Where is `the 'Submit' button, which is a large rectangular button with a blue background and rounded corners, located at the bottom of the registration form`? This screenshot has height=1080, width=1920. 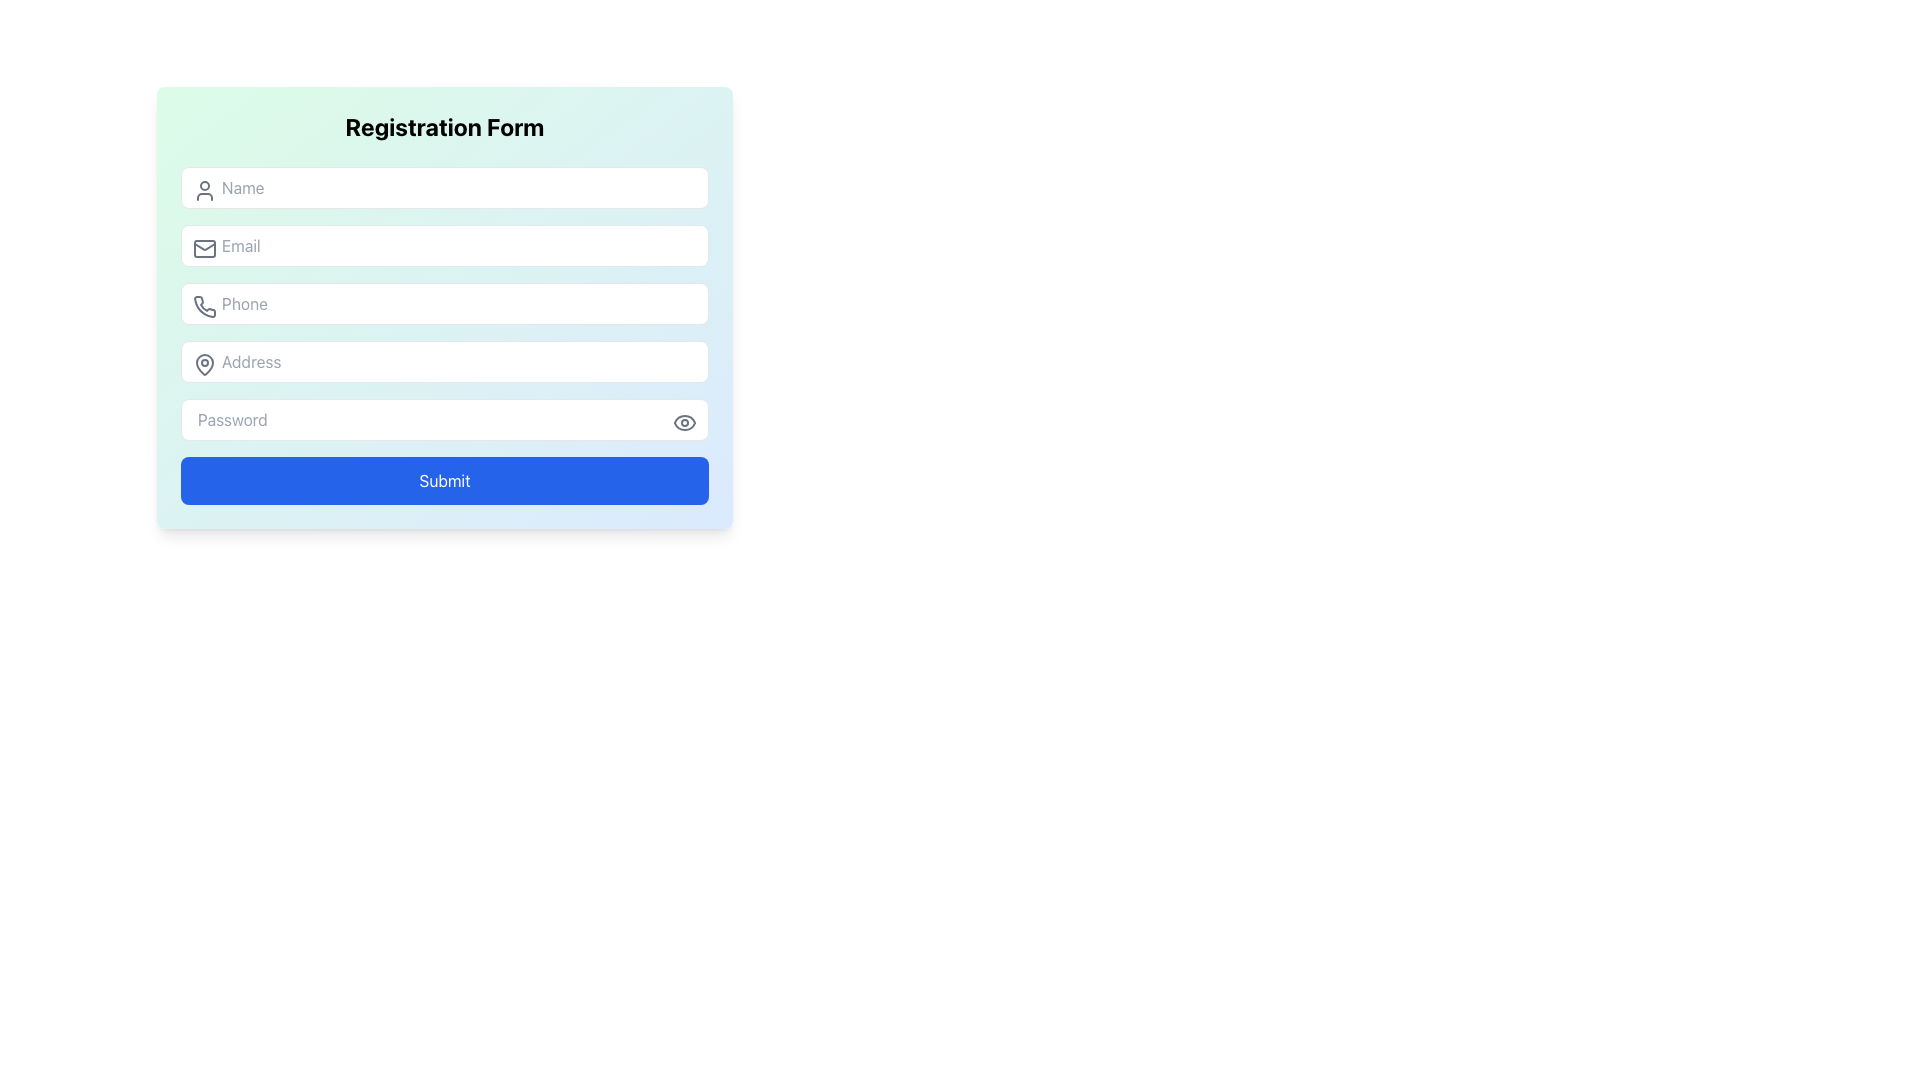 the 'Submit' button, which is a large rectangular button with a blue background and rounded corners, located at the bottom of the registration form is located at coordinates (444, 481).